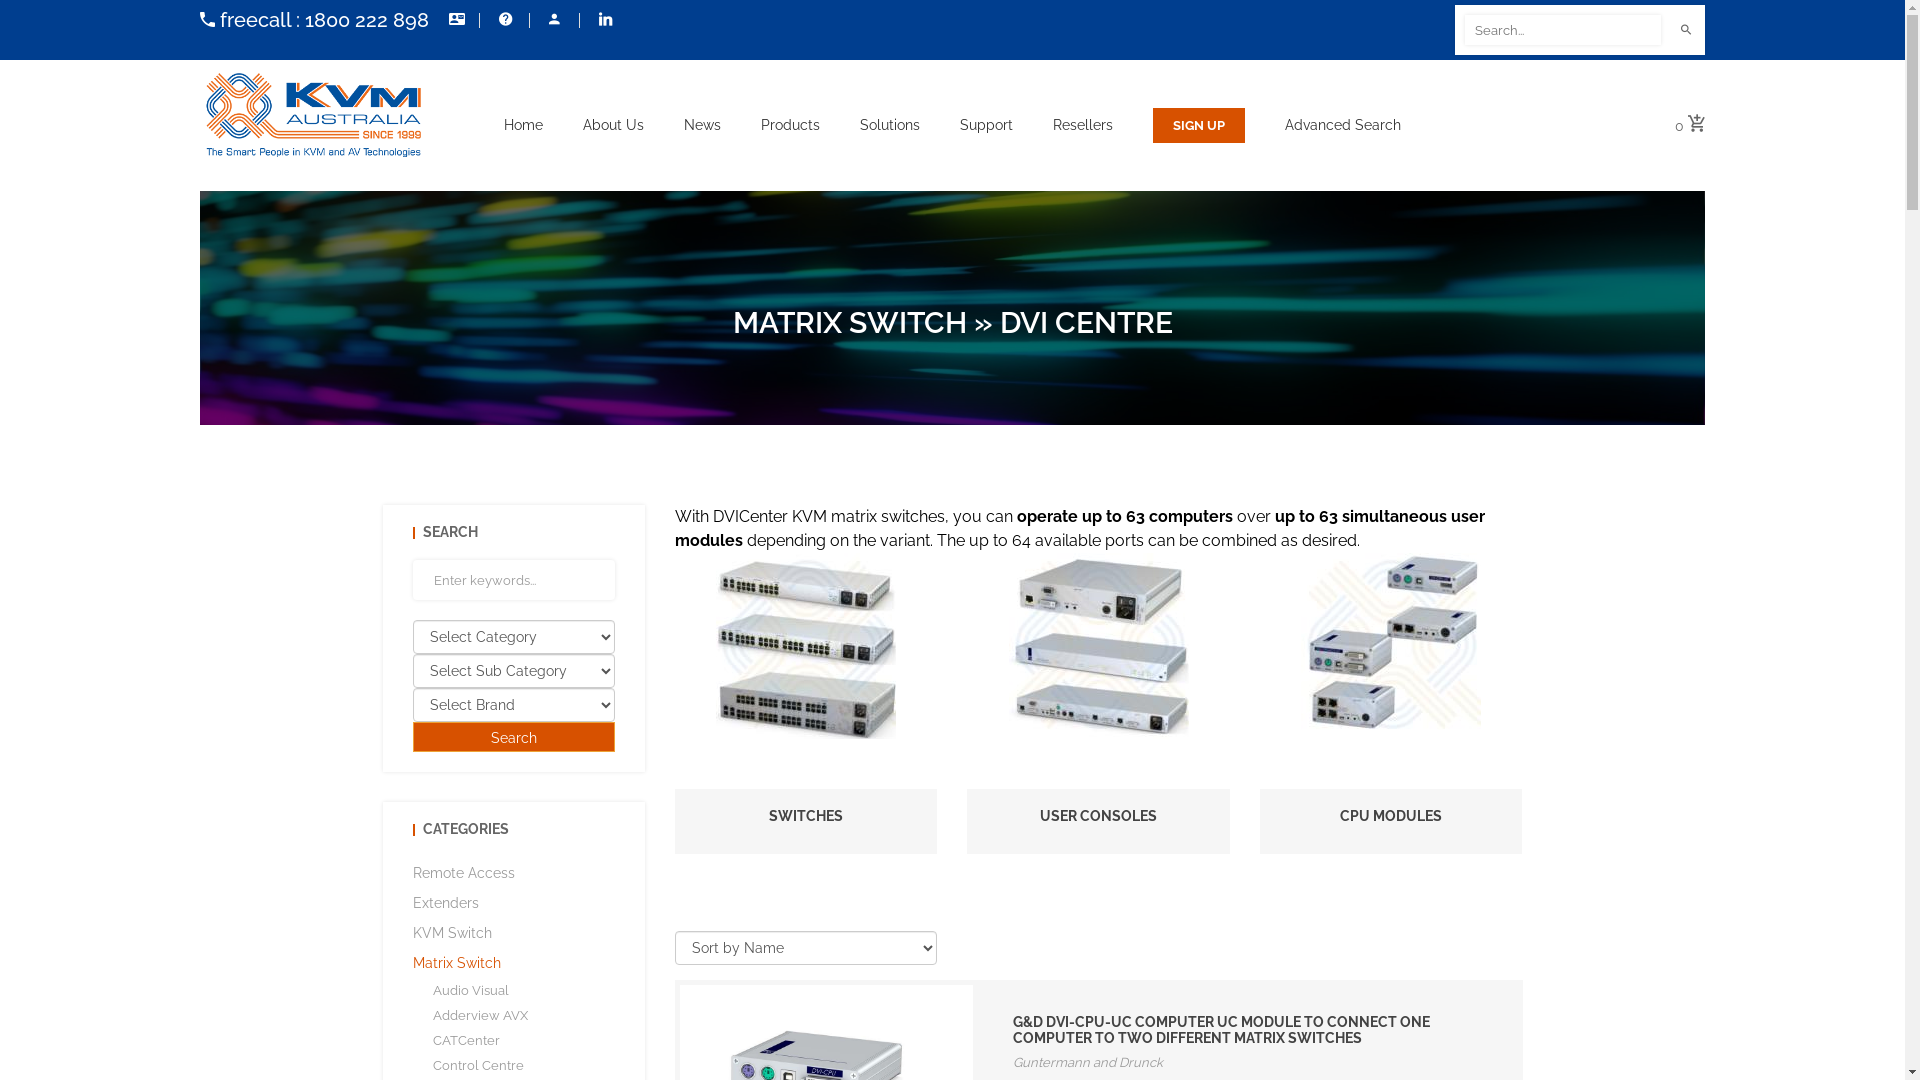 Image resolution: width=1920 pixels, height=1080 pixels. Describe the element at coordinates (478, 1015) in the screenshot. I see `'Adderview AVX'` at that location.